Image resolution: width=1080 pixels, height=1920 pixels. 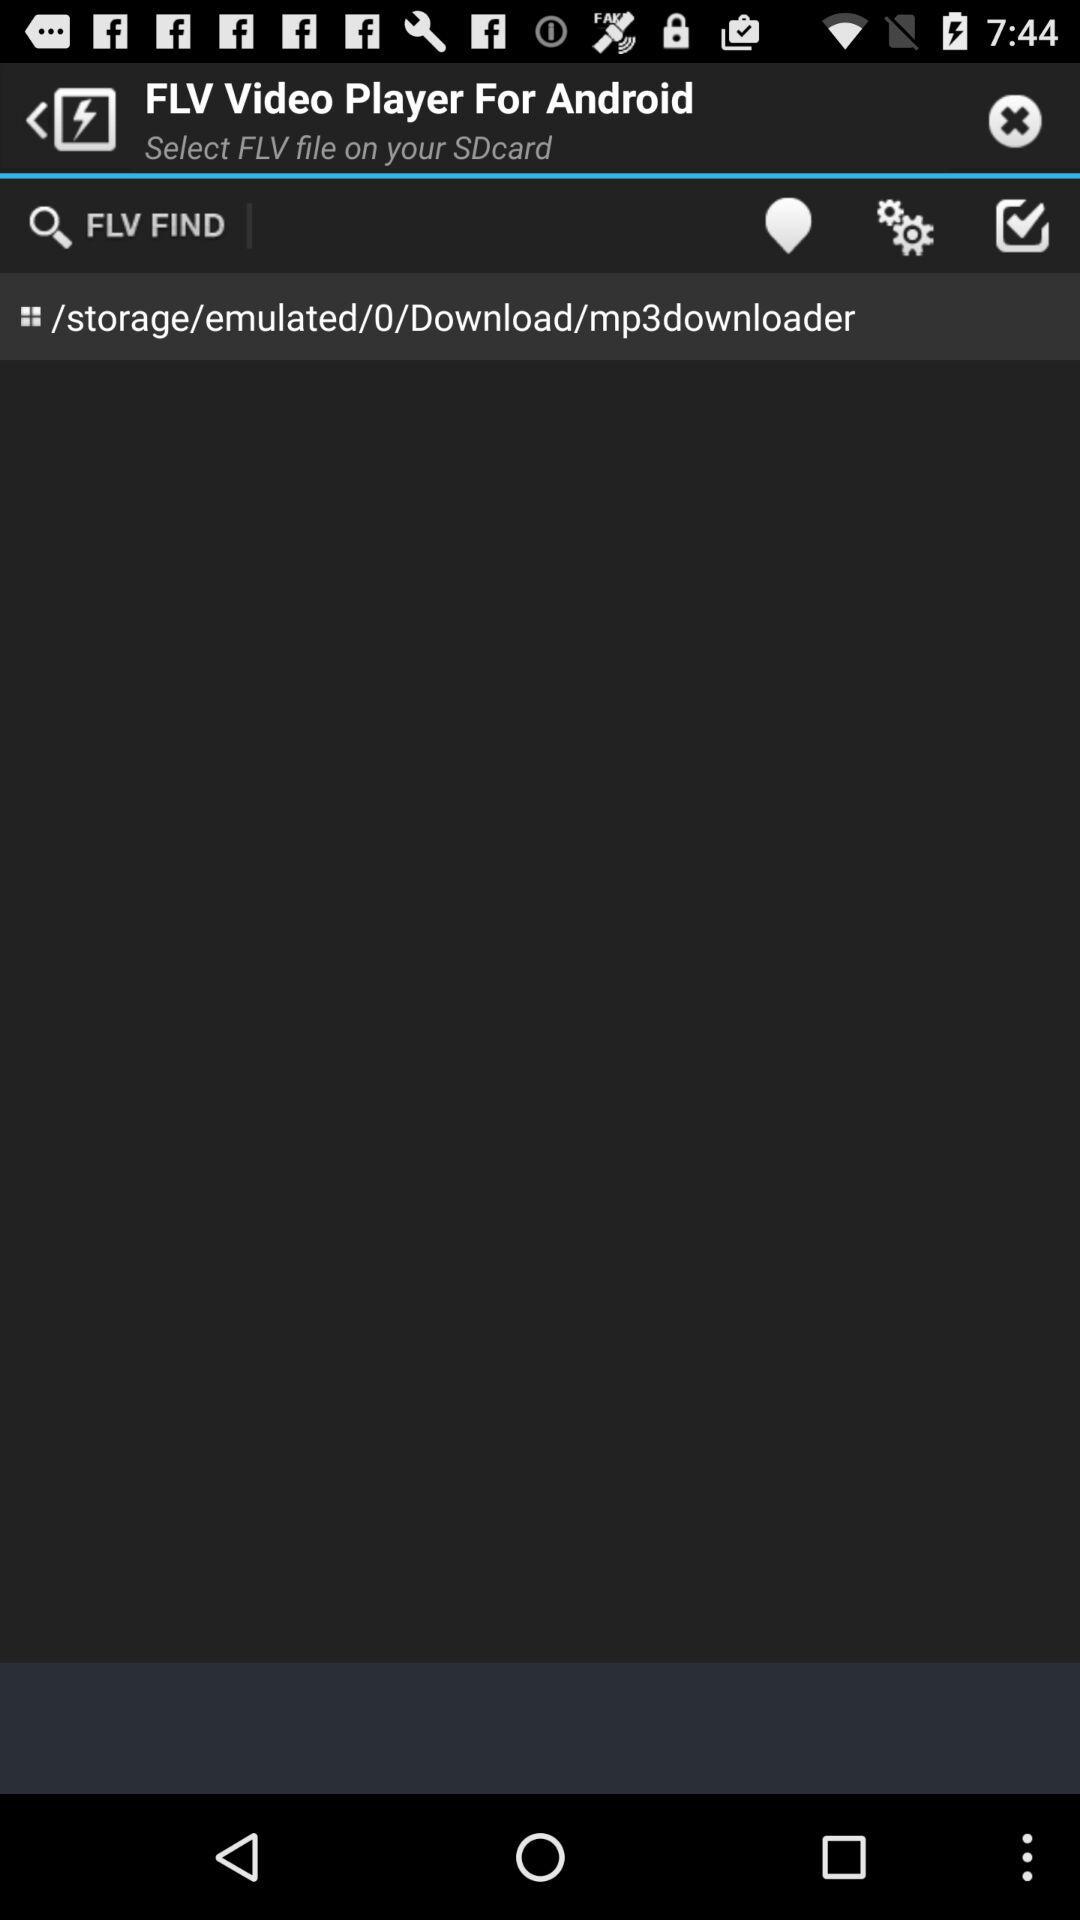 I want to click on the check icon, so click(x=1021, y=240).